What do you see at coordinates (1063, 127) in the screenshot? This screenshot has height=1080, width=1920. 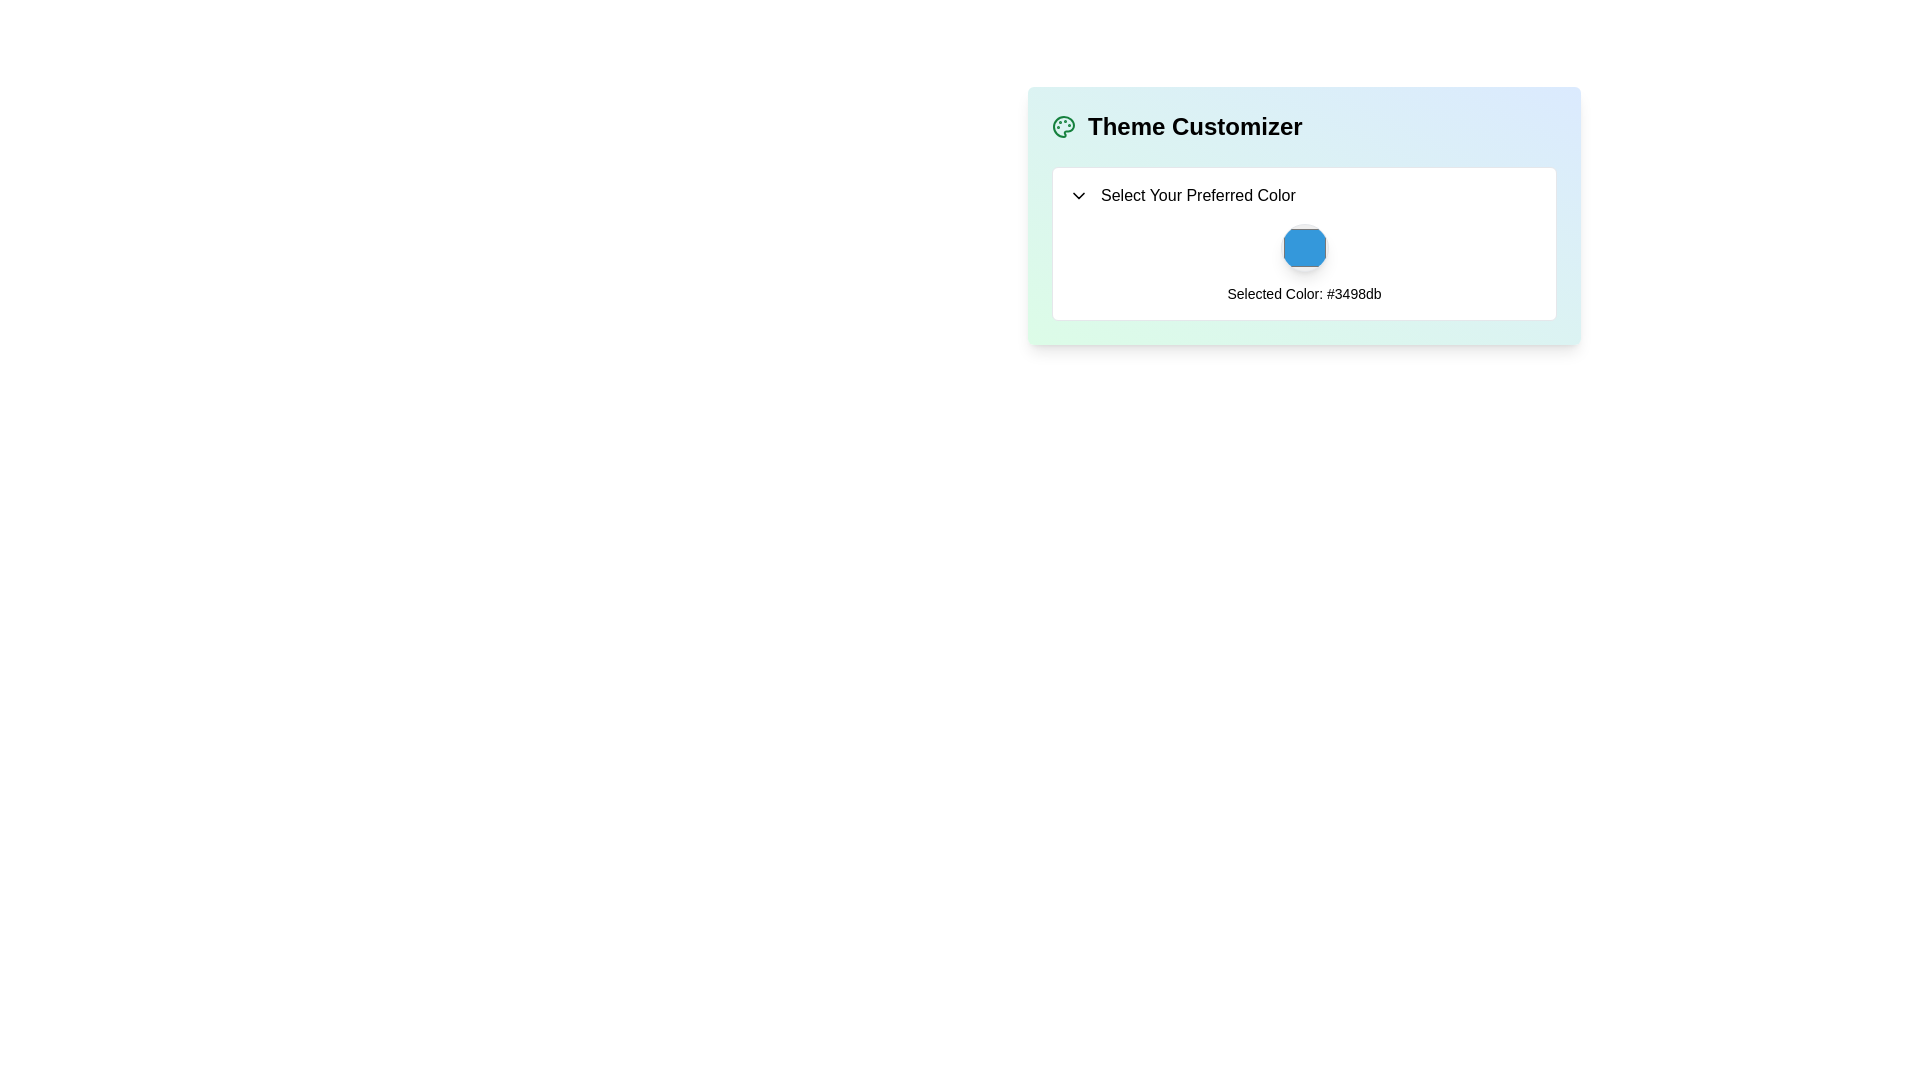 I see `the customization icon located at the left-most side of the 'Theme Customizer' title block, which aligns vertically with the text in the theme customization panel` at bounding box center [1063, 127].